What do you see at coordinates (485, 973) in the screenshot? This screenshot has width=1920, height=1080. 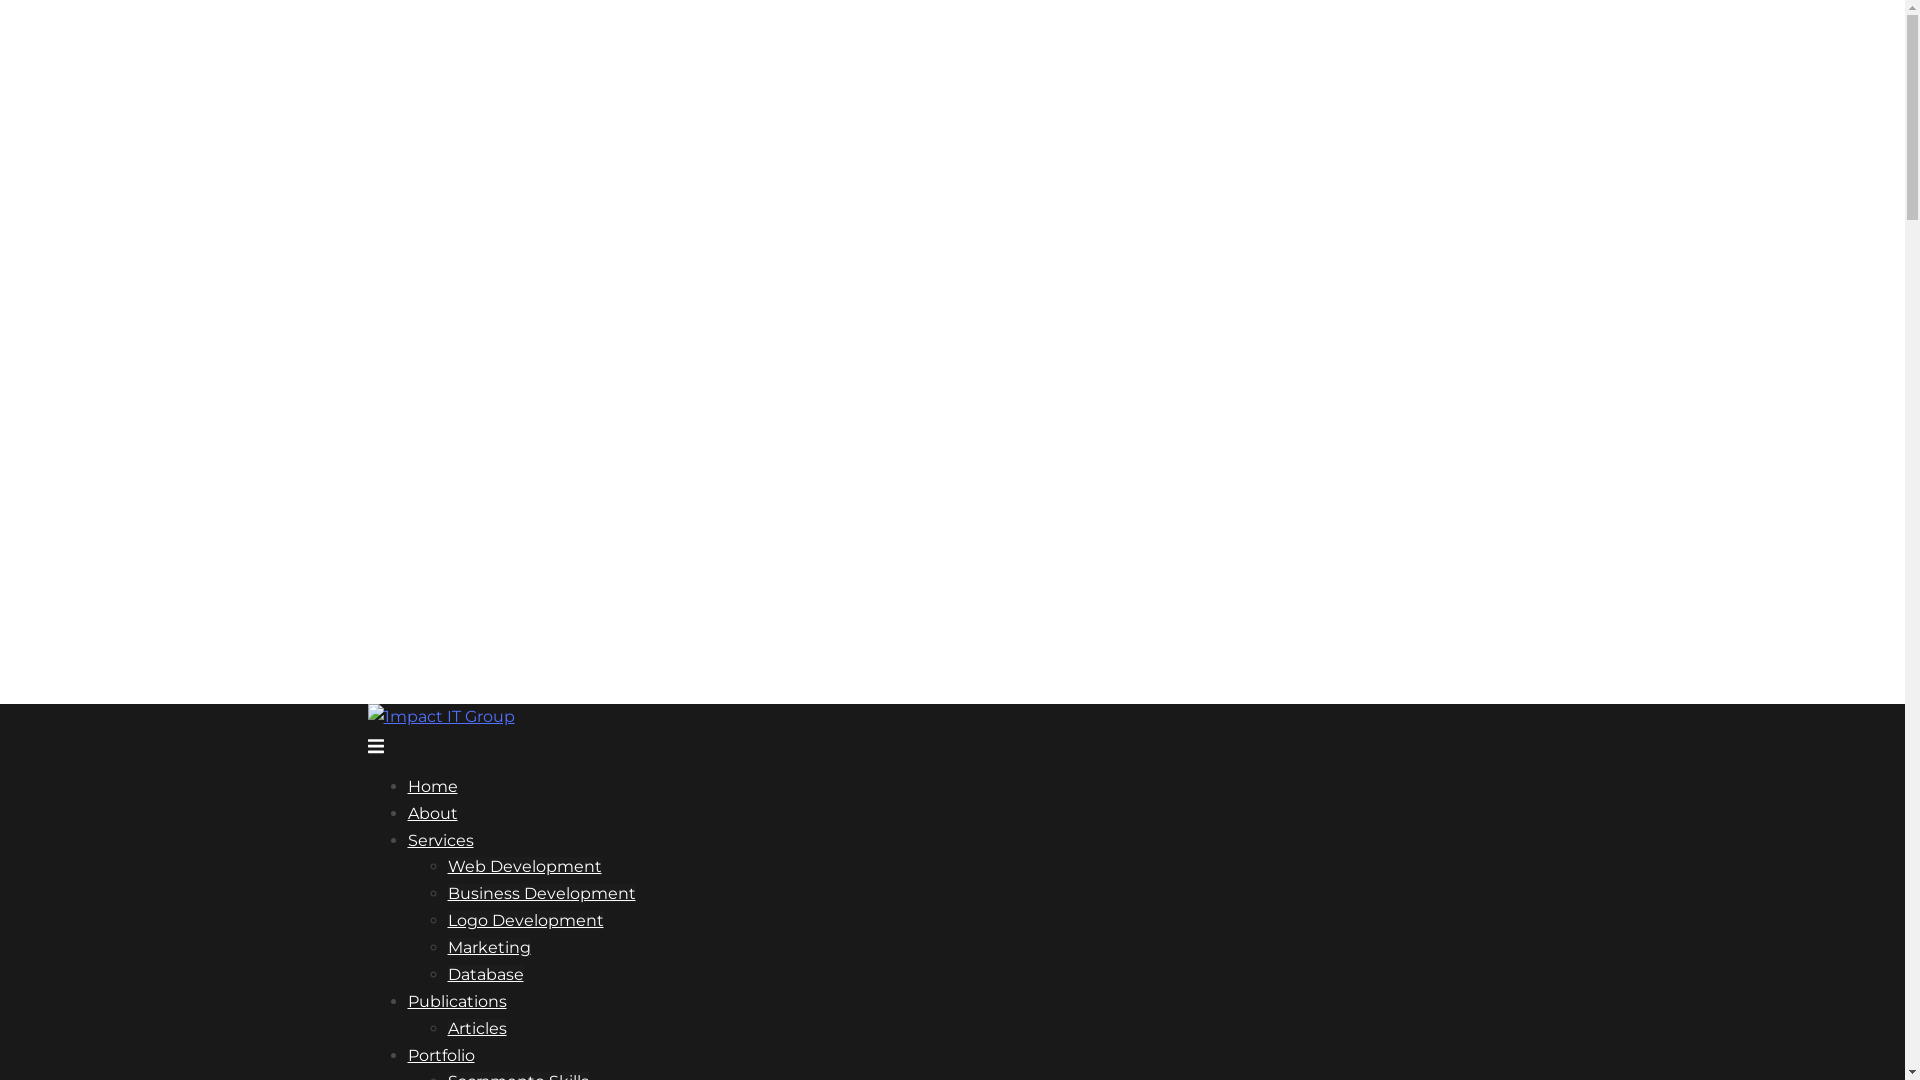 I see `'Database'` at bounding box center [485, 973].